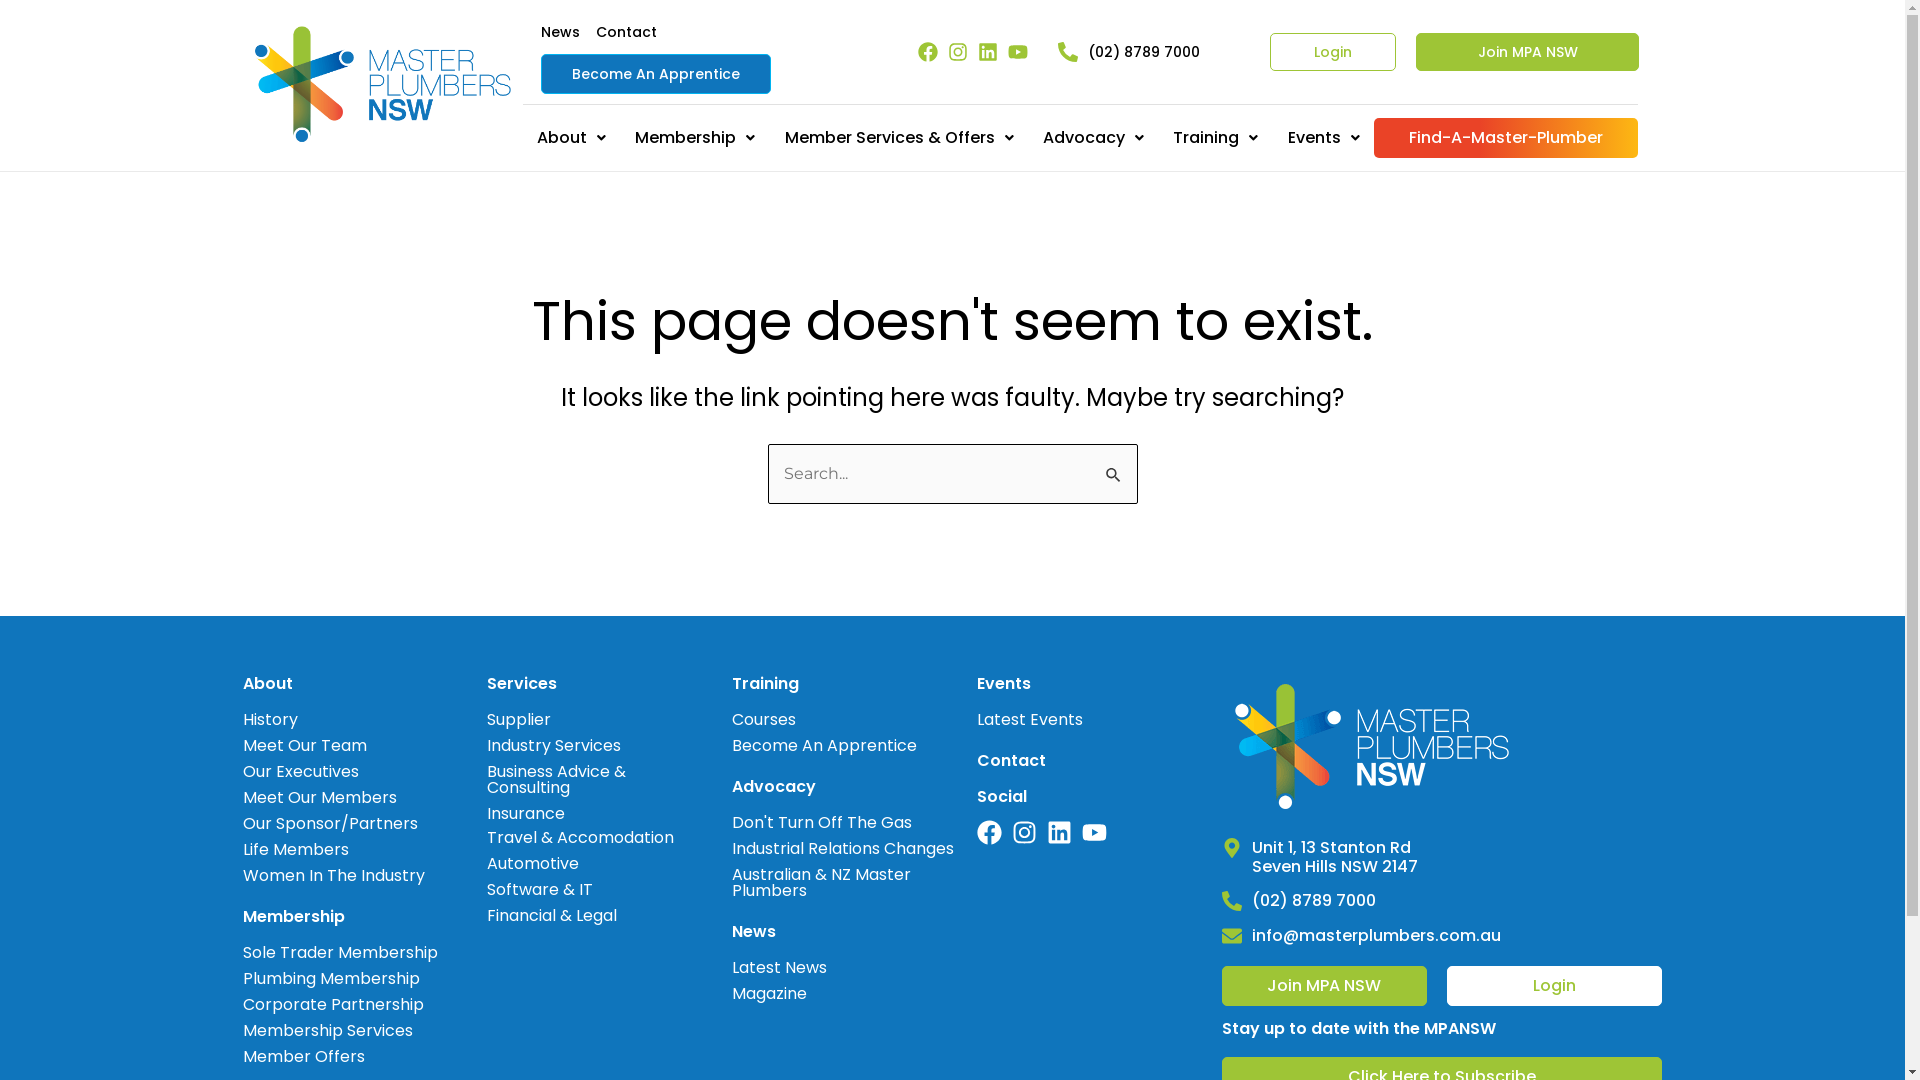  I want to click on 'Plumbing Membership', so click(339, 978).